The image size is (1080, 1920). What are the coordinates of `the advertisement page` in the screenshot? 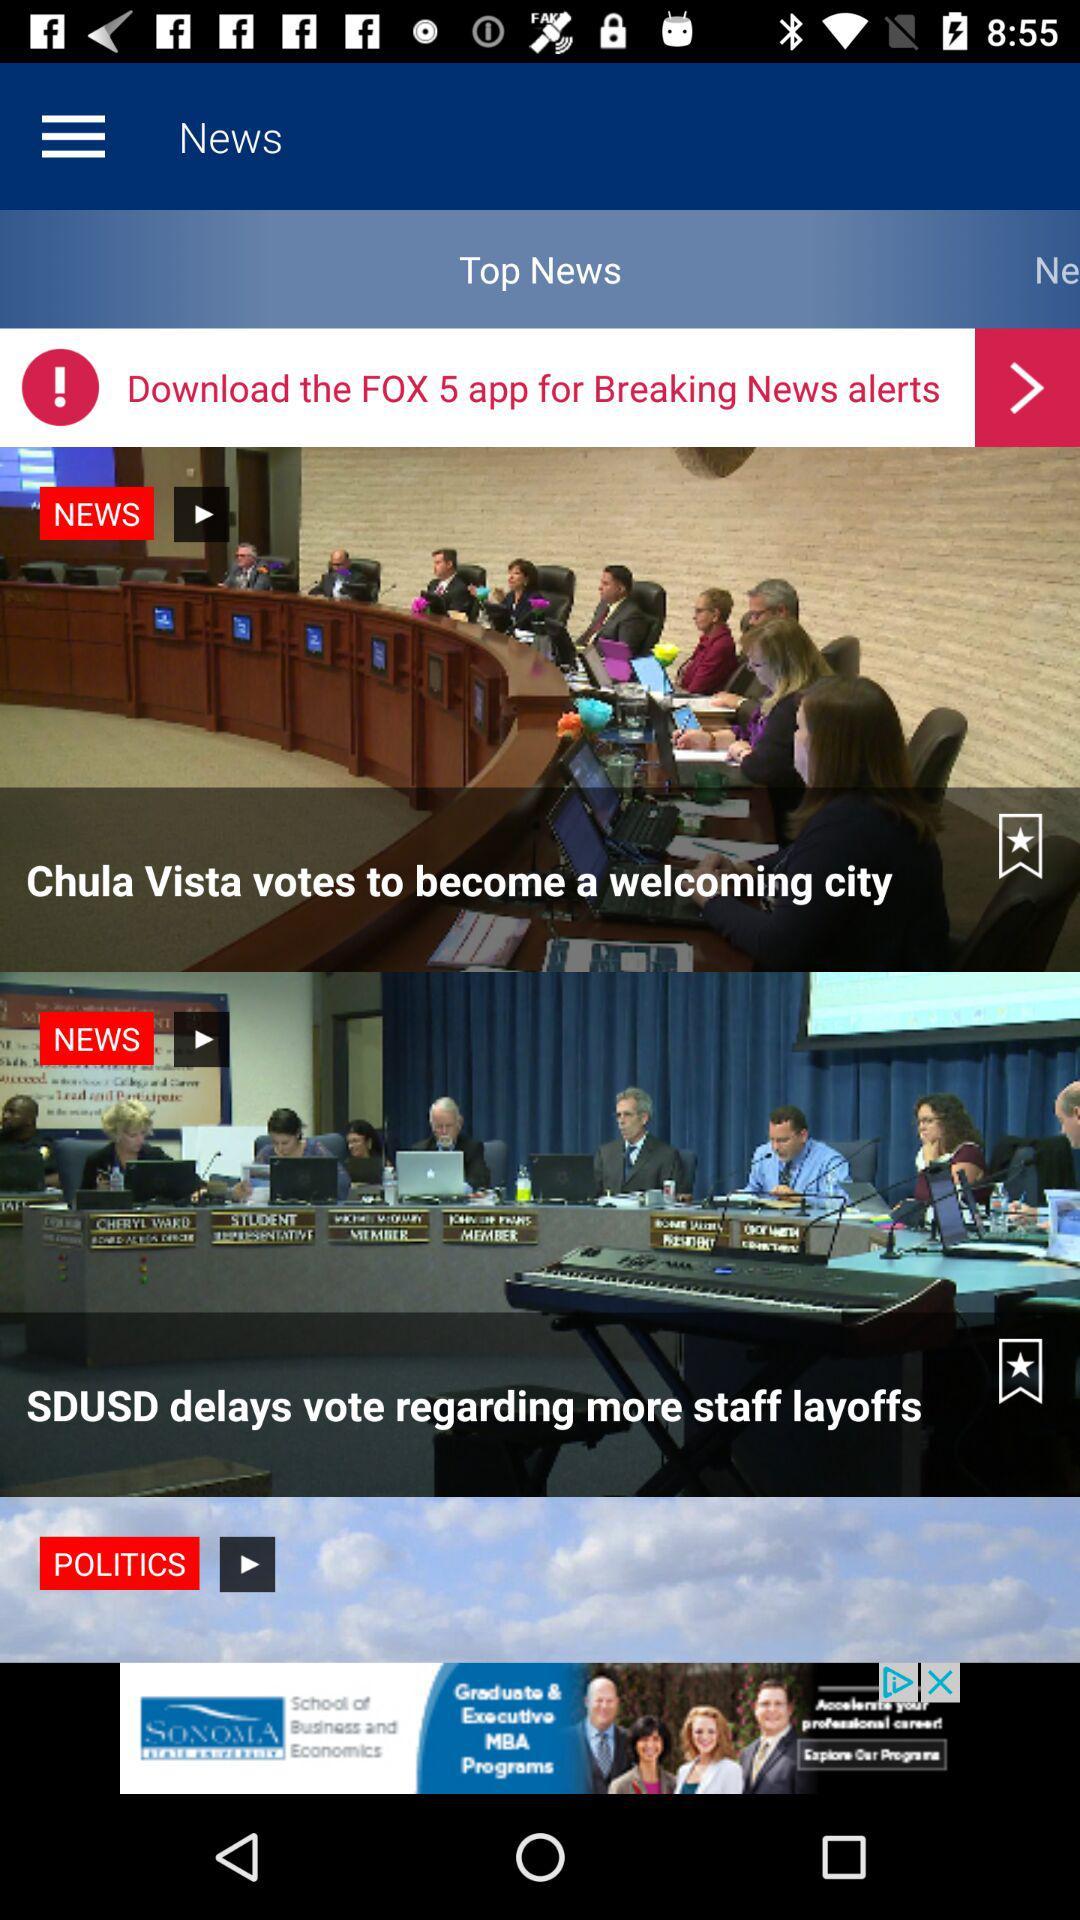 It's located at (540, 1727).